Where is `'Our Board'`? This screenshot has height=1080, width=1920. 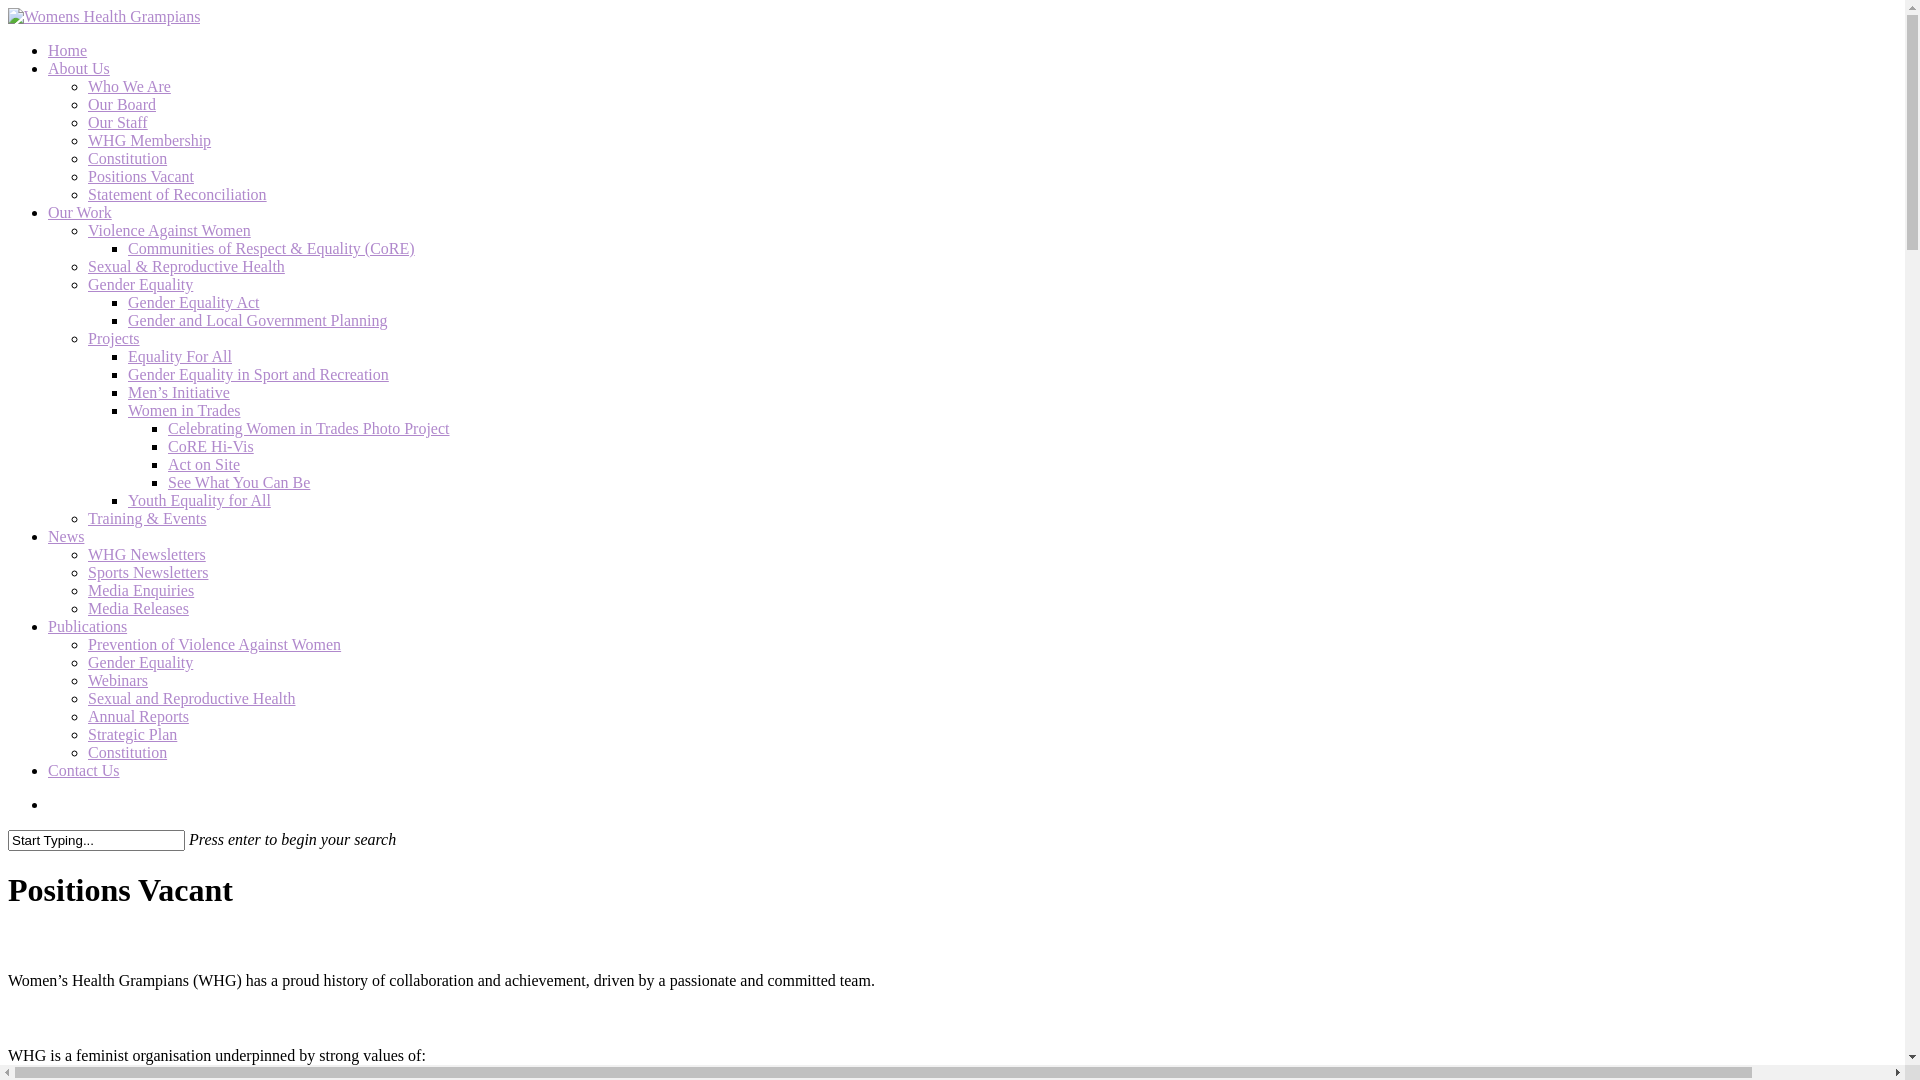
'Our Board' is located at coordinates (120, 104).